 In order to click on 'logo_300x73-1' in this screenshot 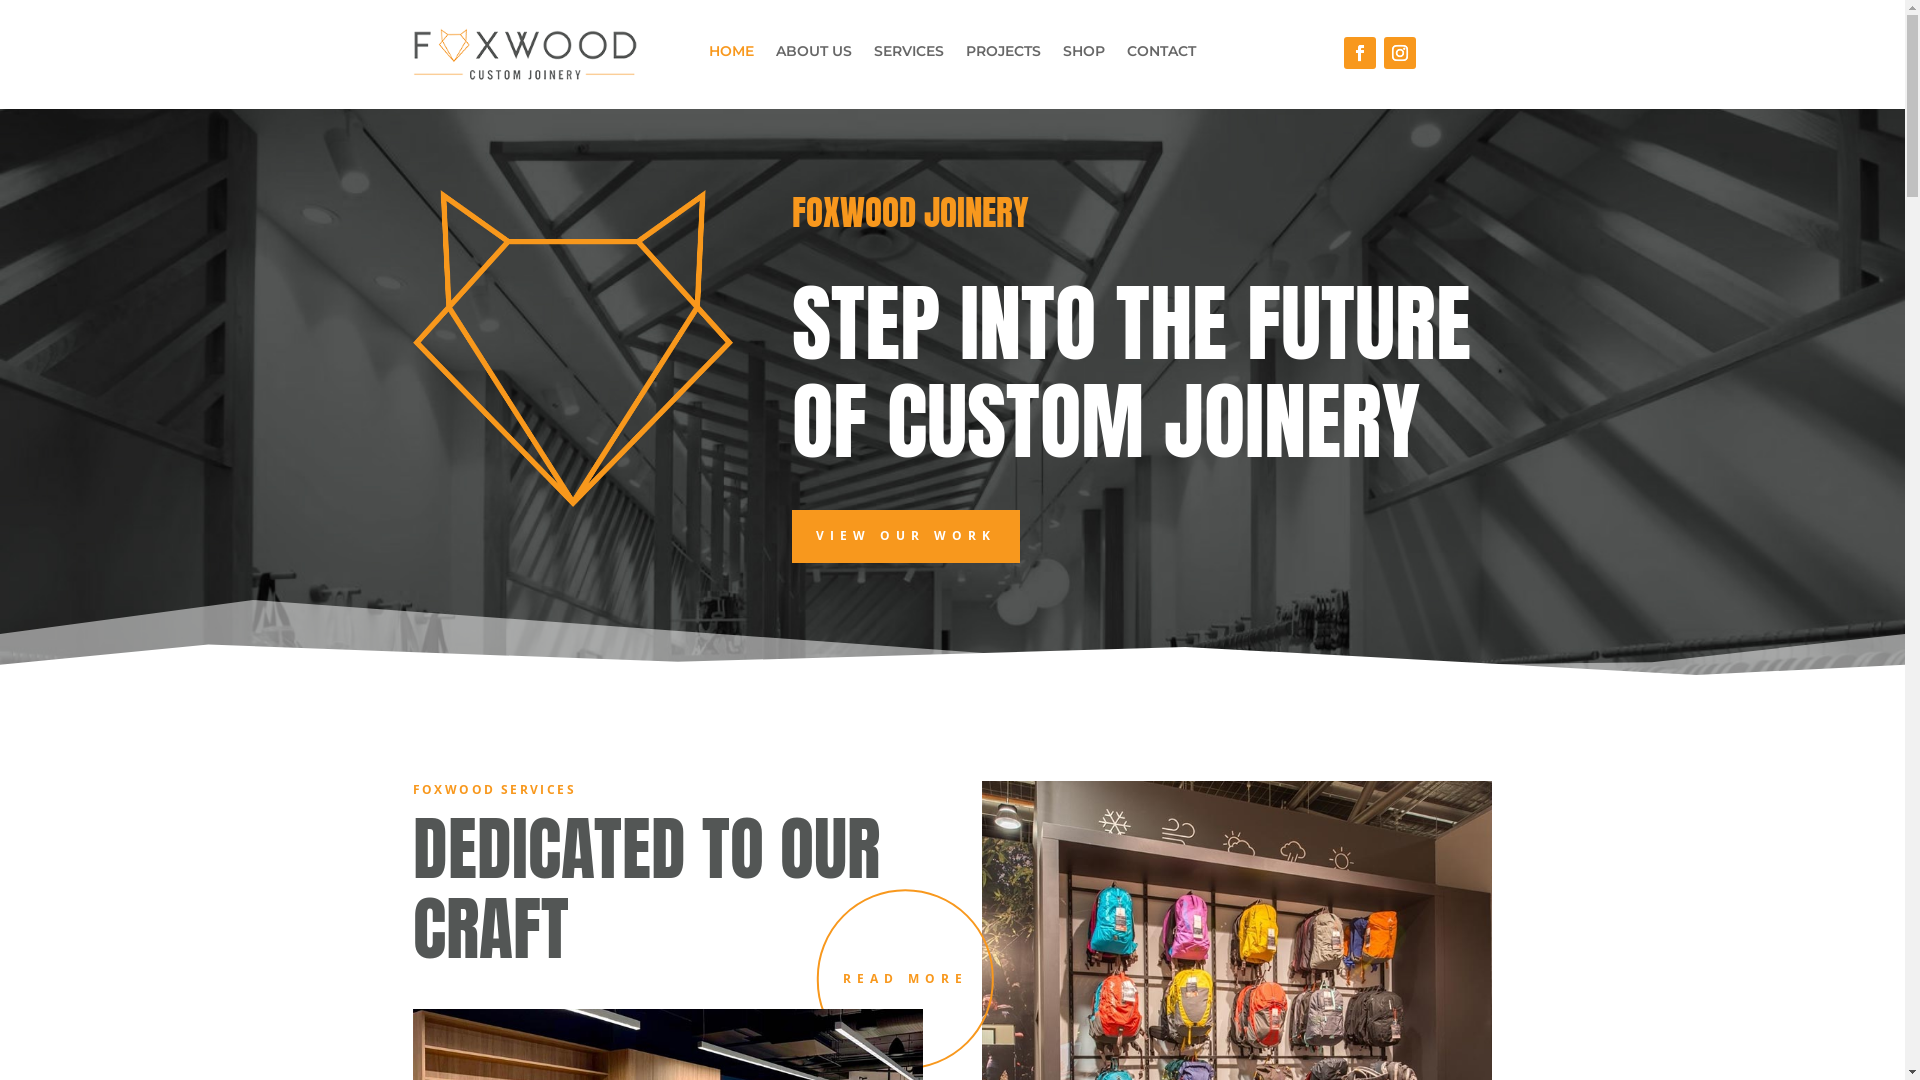, I will do `click(524, 53)`.